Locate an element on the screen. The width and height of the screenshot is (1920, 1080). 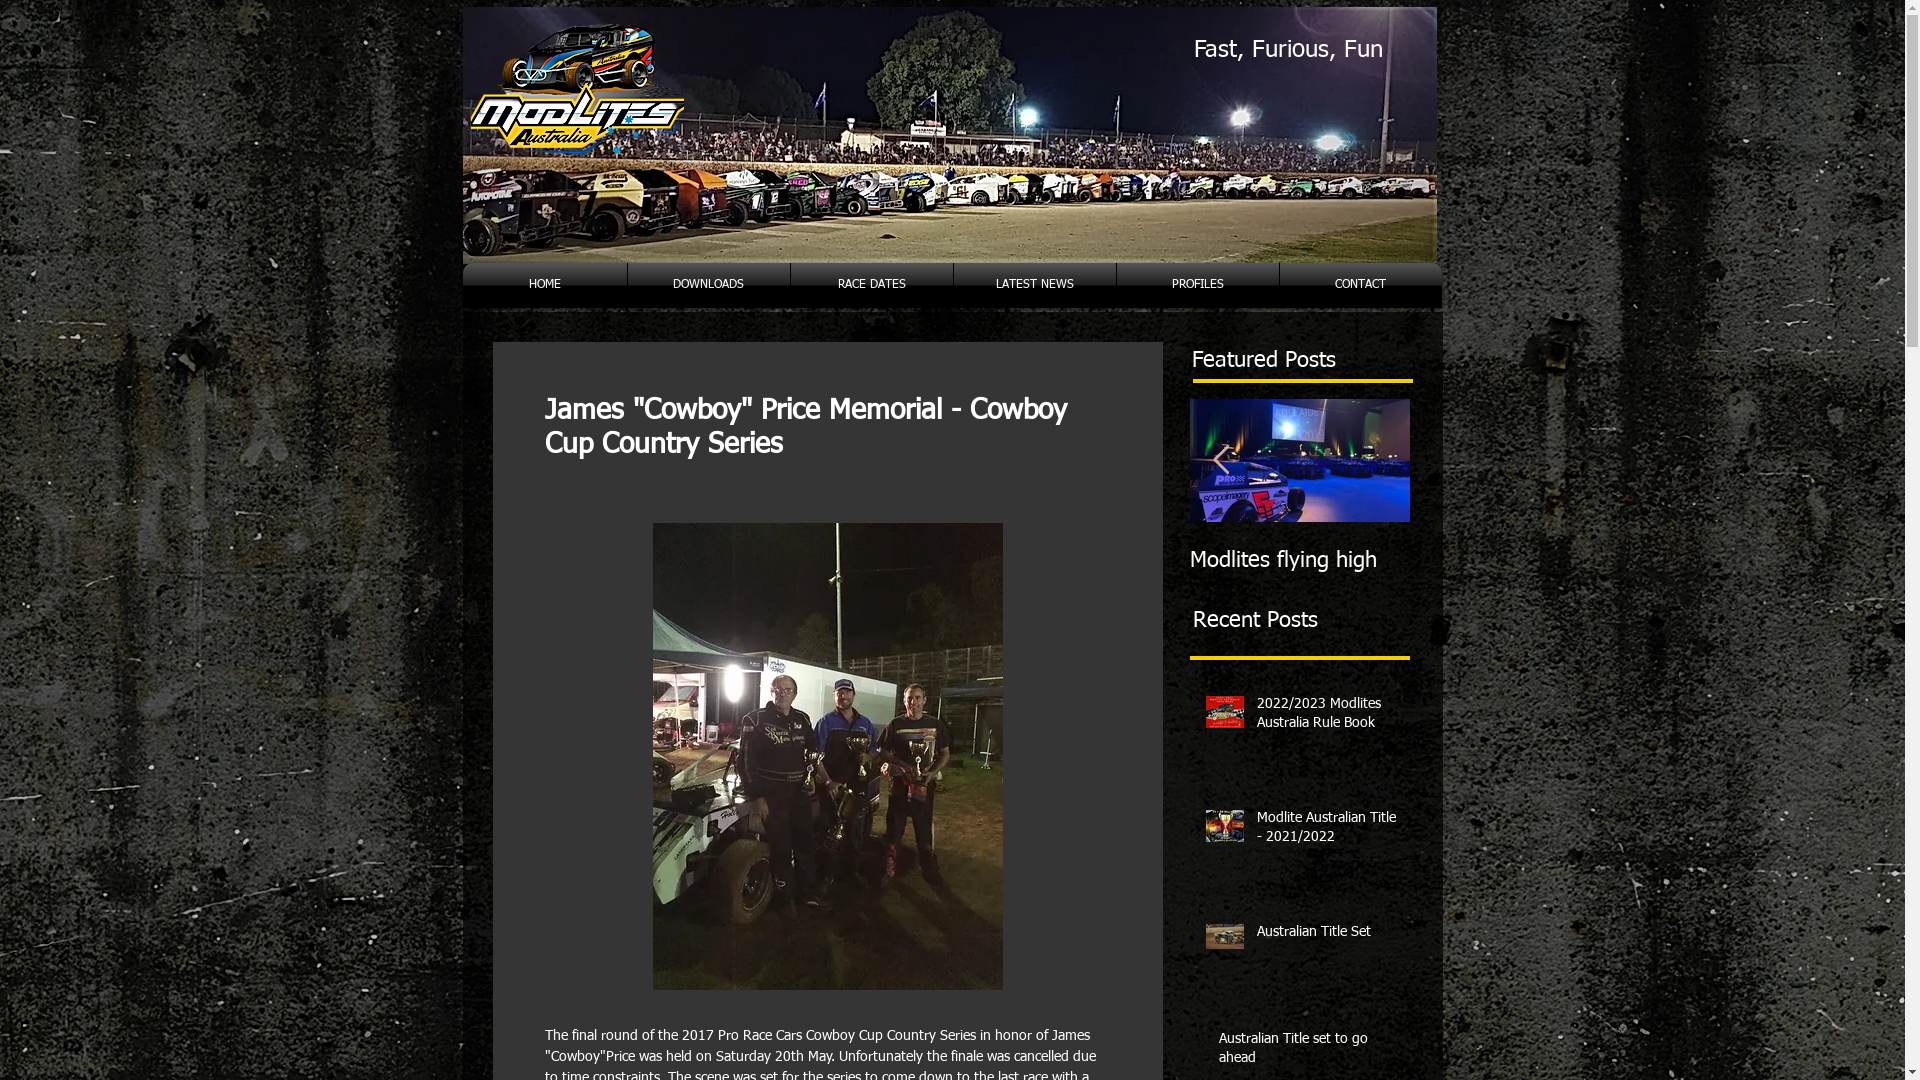
'LATEST NEWS' is located at coordinates (1035, 285).